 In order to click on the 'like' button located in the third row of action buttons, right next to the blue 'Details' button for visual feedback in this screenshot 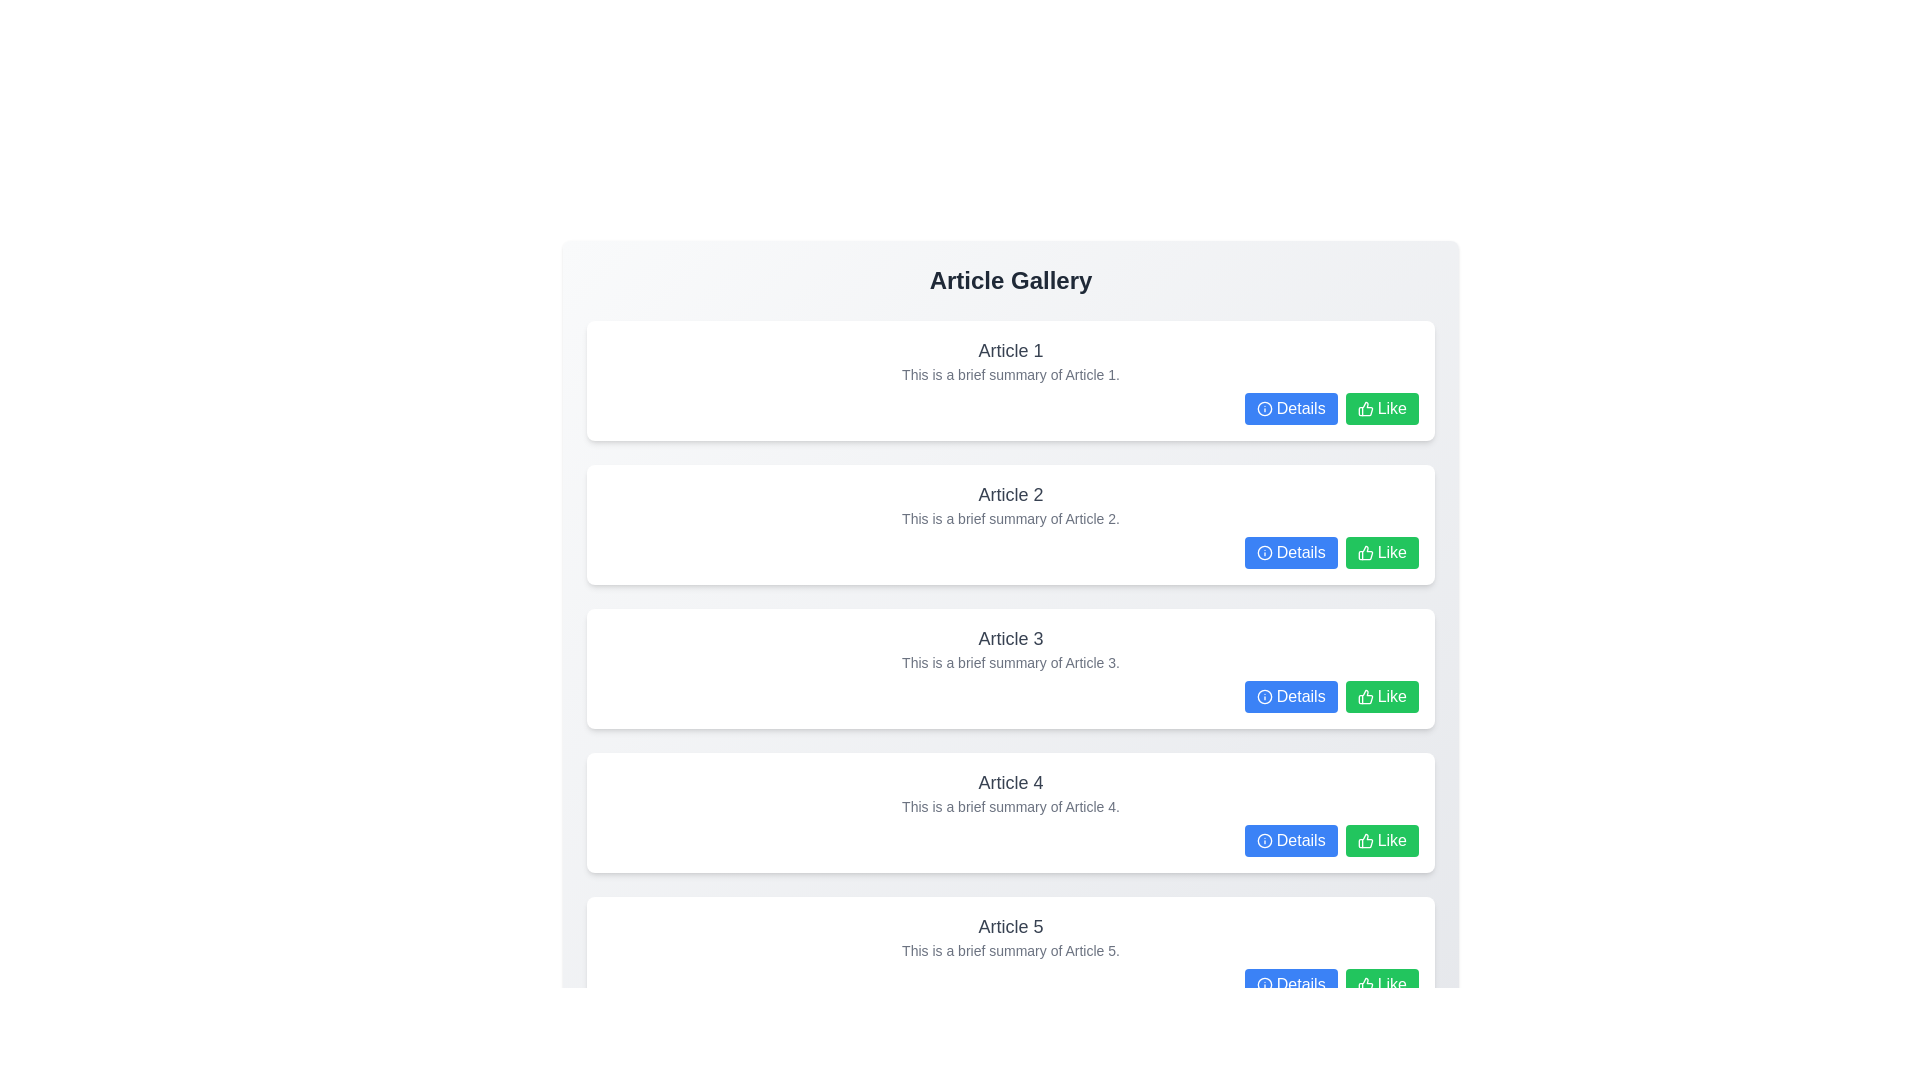, I will do `click(1381, 696)`.